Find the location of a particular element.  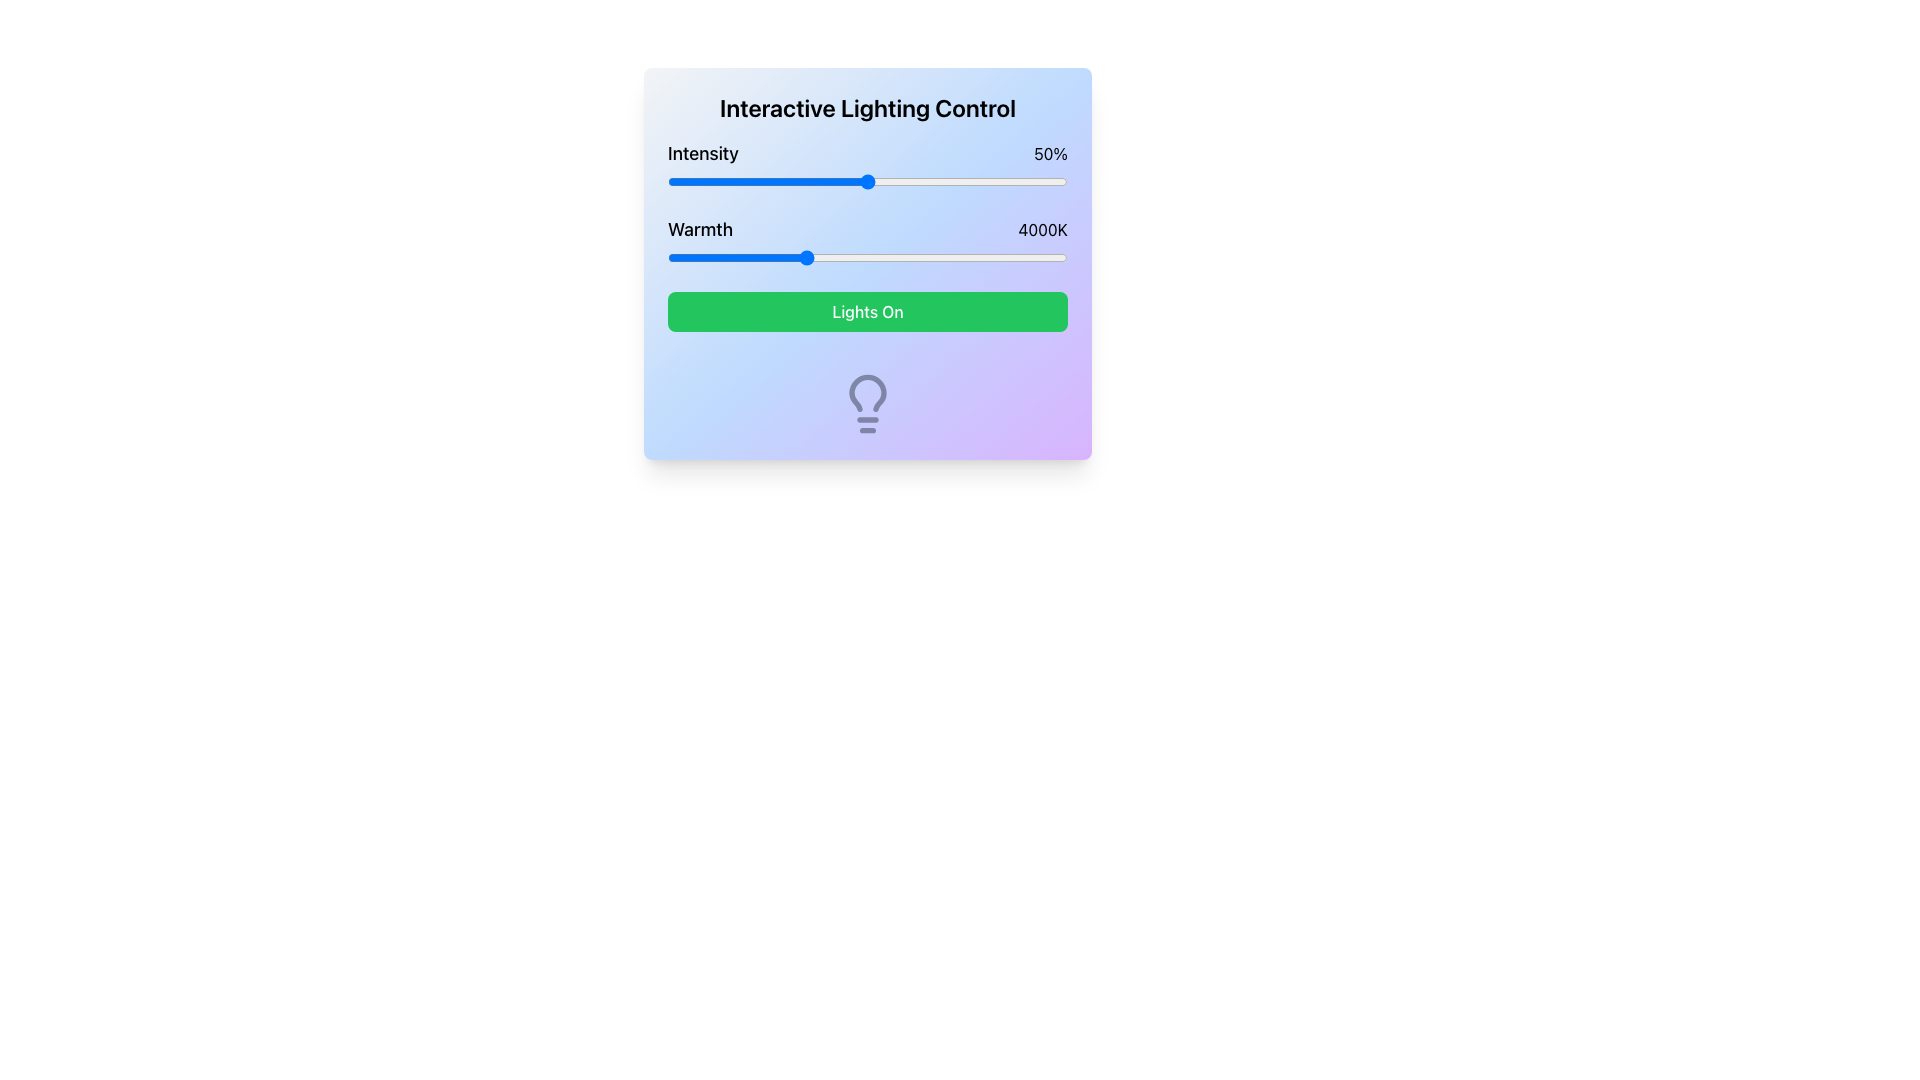

warmth is located at coordinates (1026, 257).